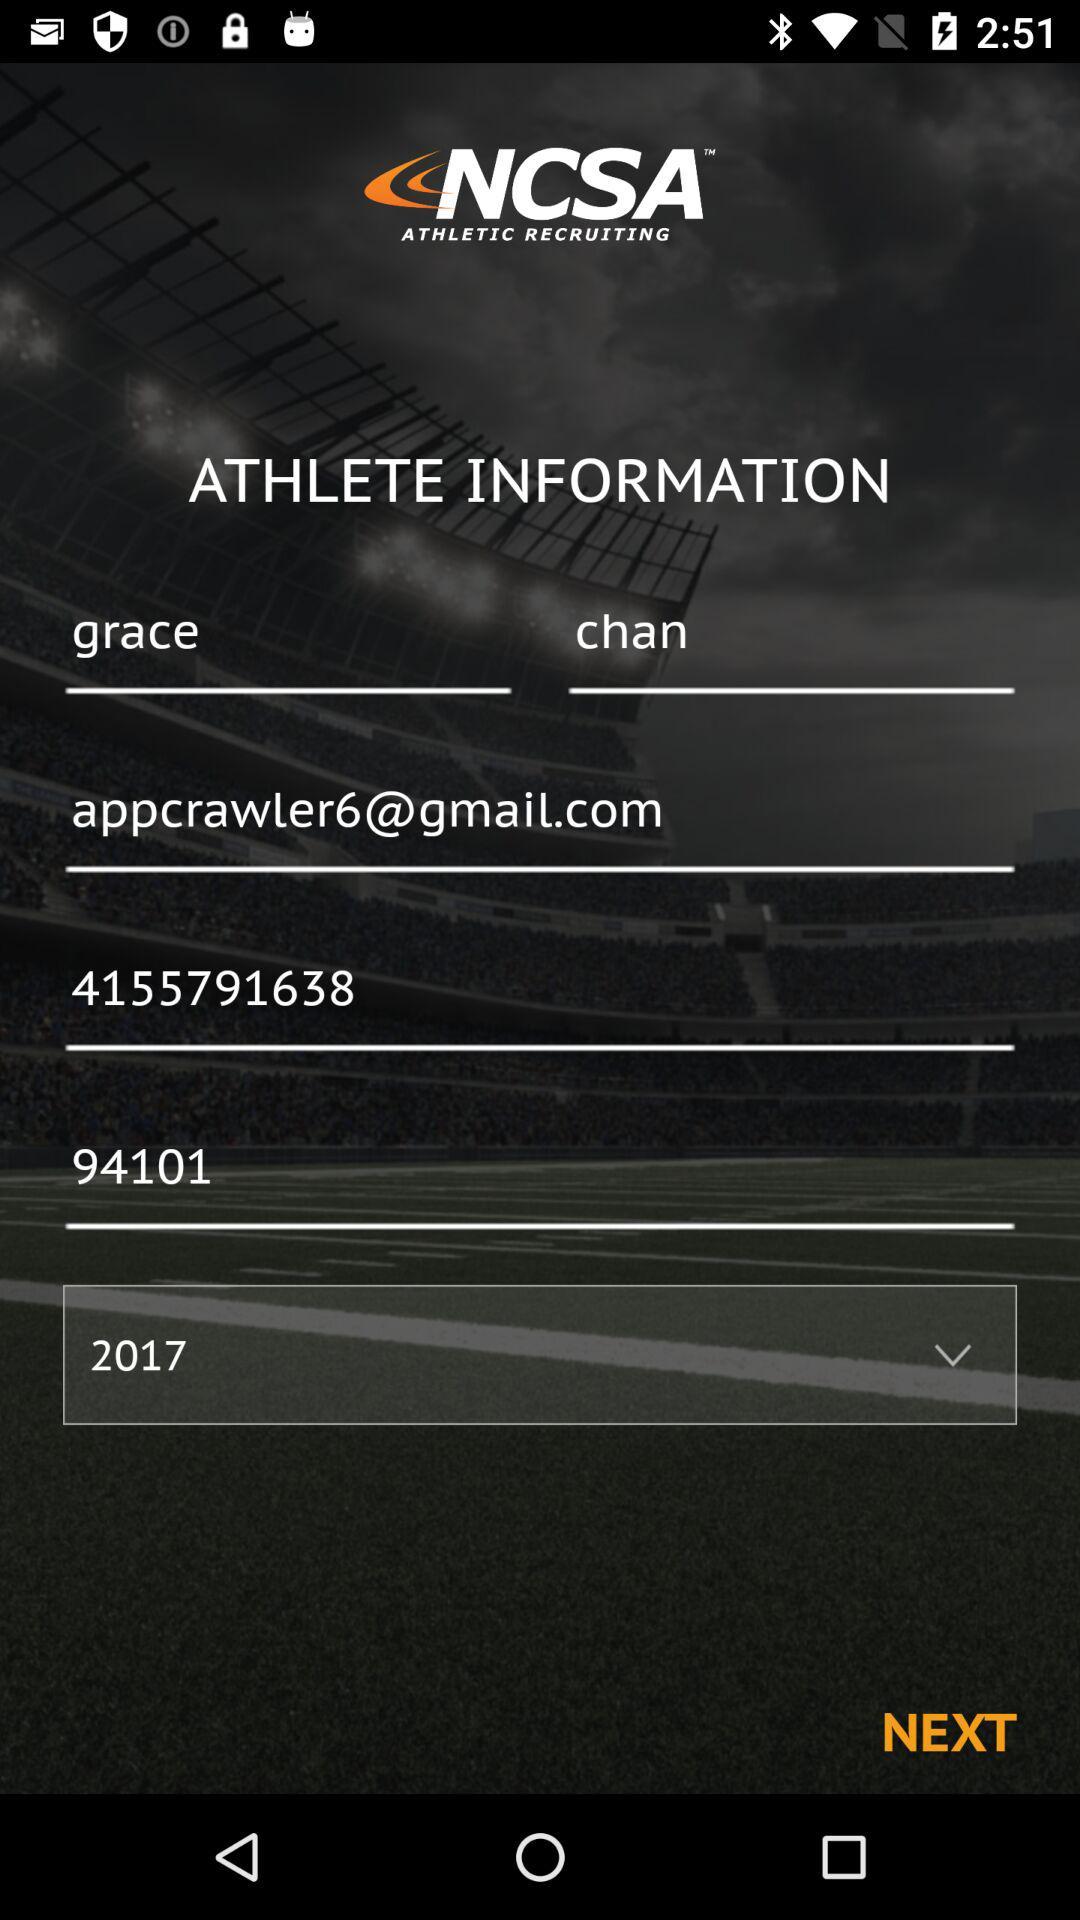 The width and height of the screenshot is (1080, 1920). I want to click on the 94101, so click(540, 1168).